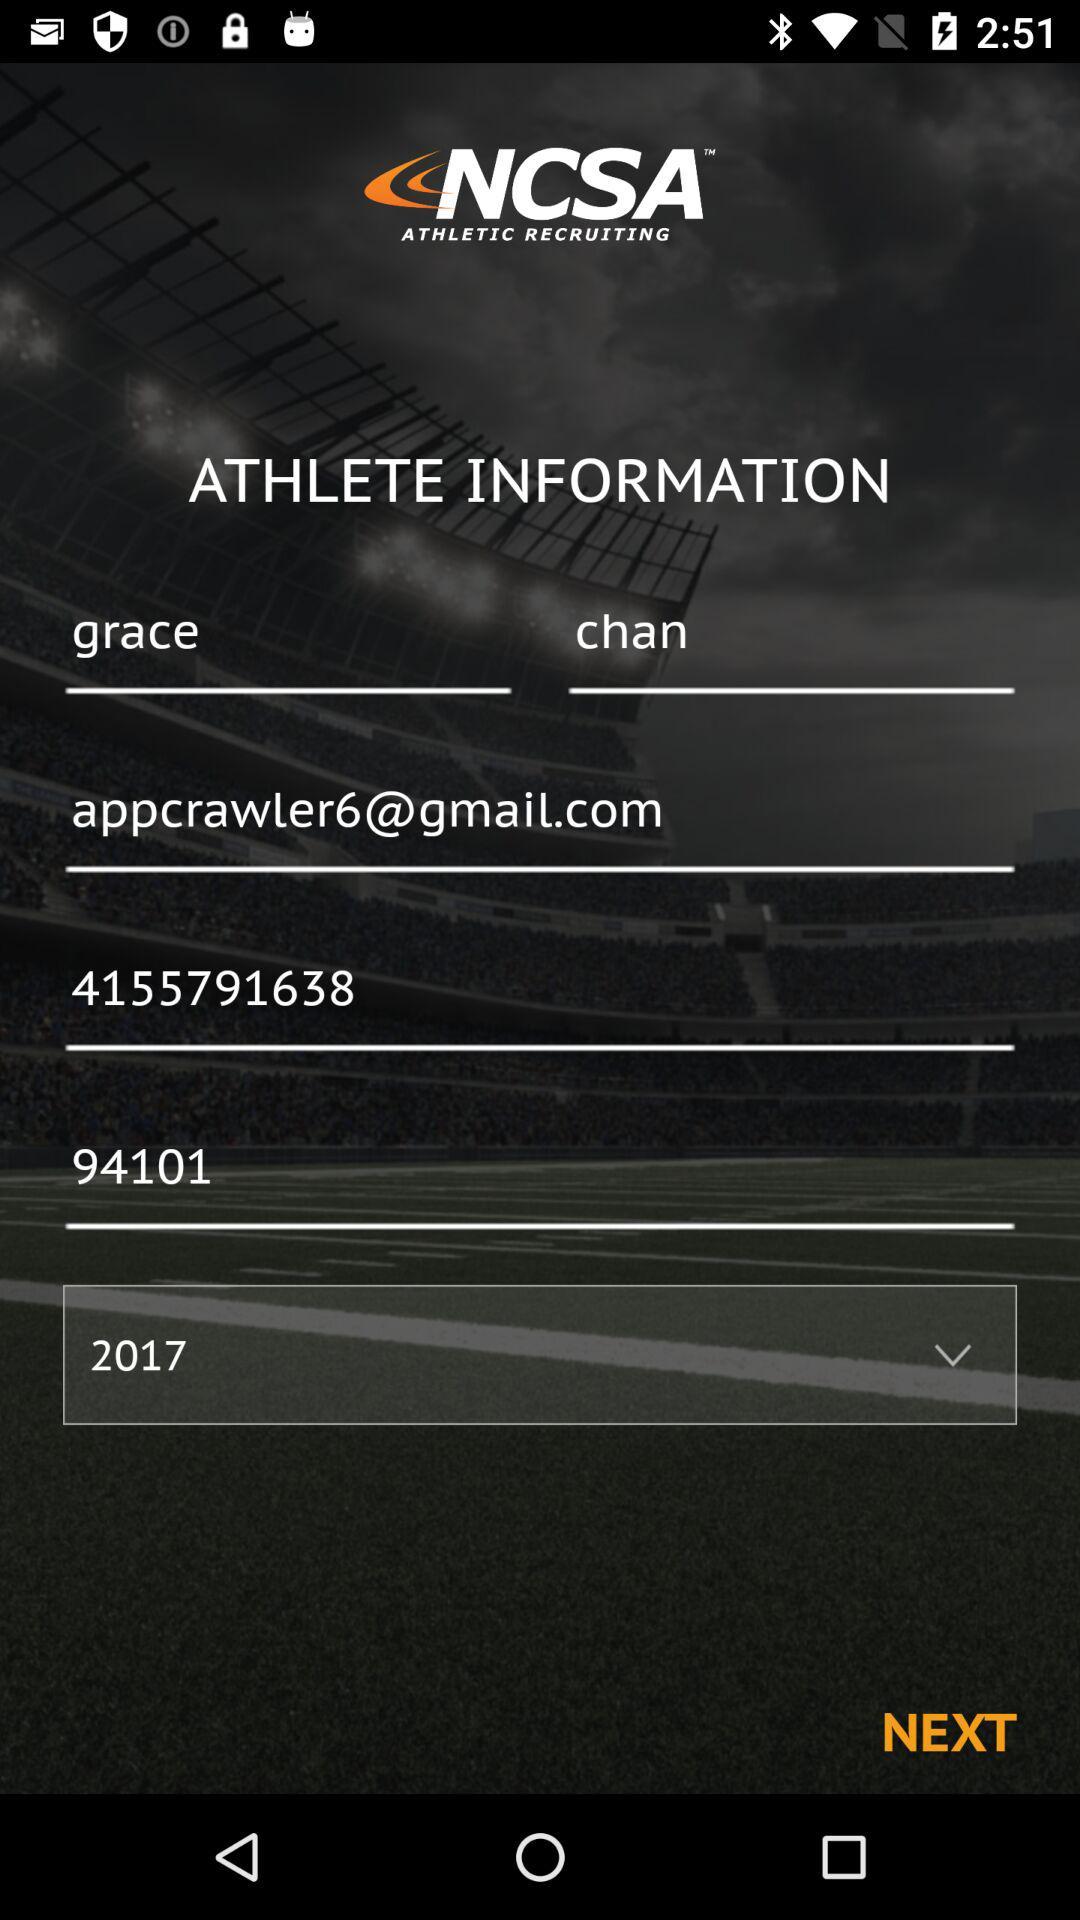 The width and height of the screenshot is (1080, 1920). I want to click on the 94101, so click(540, 1168).